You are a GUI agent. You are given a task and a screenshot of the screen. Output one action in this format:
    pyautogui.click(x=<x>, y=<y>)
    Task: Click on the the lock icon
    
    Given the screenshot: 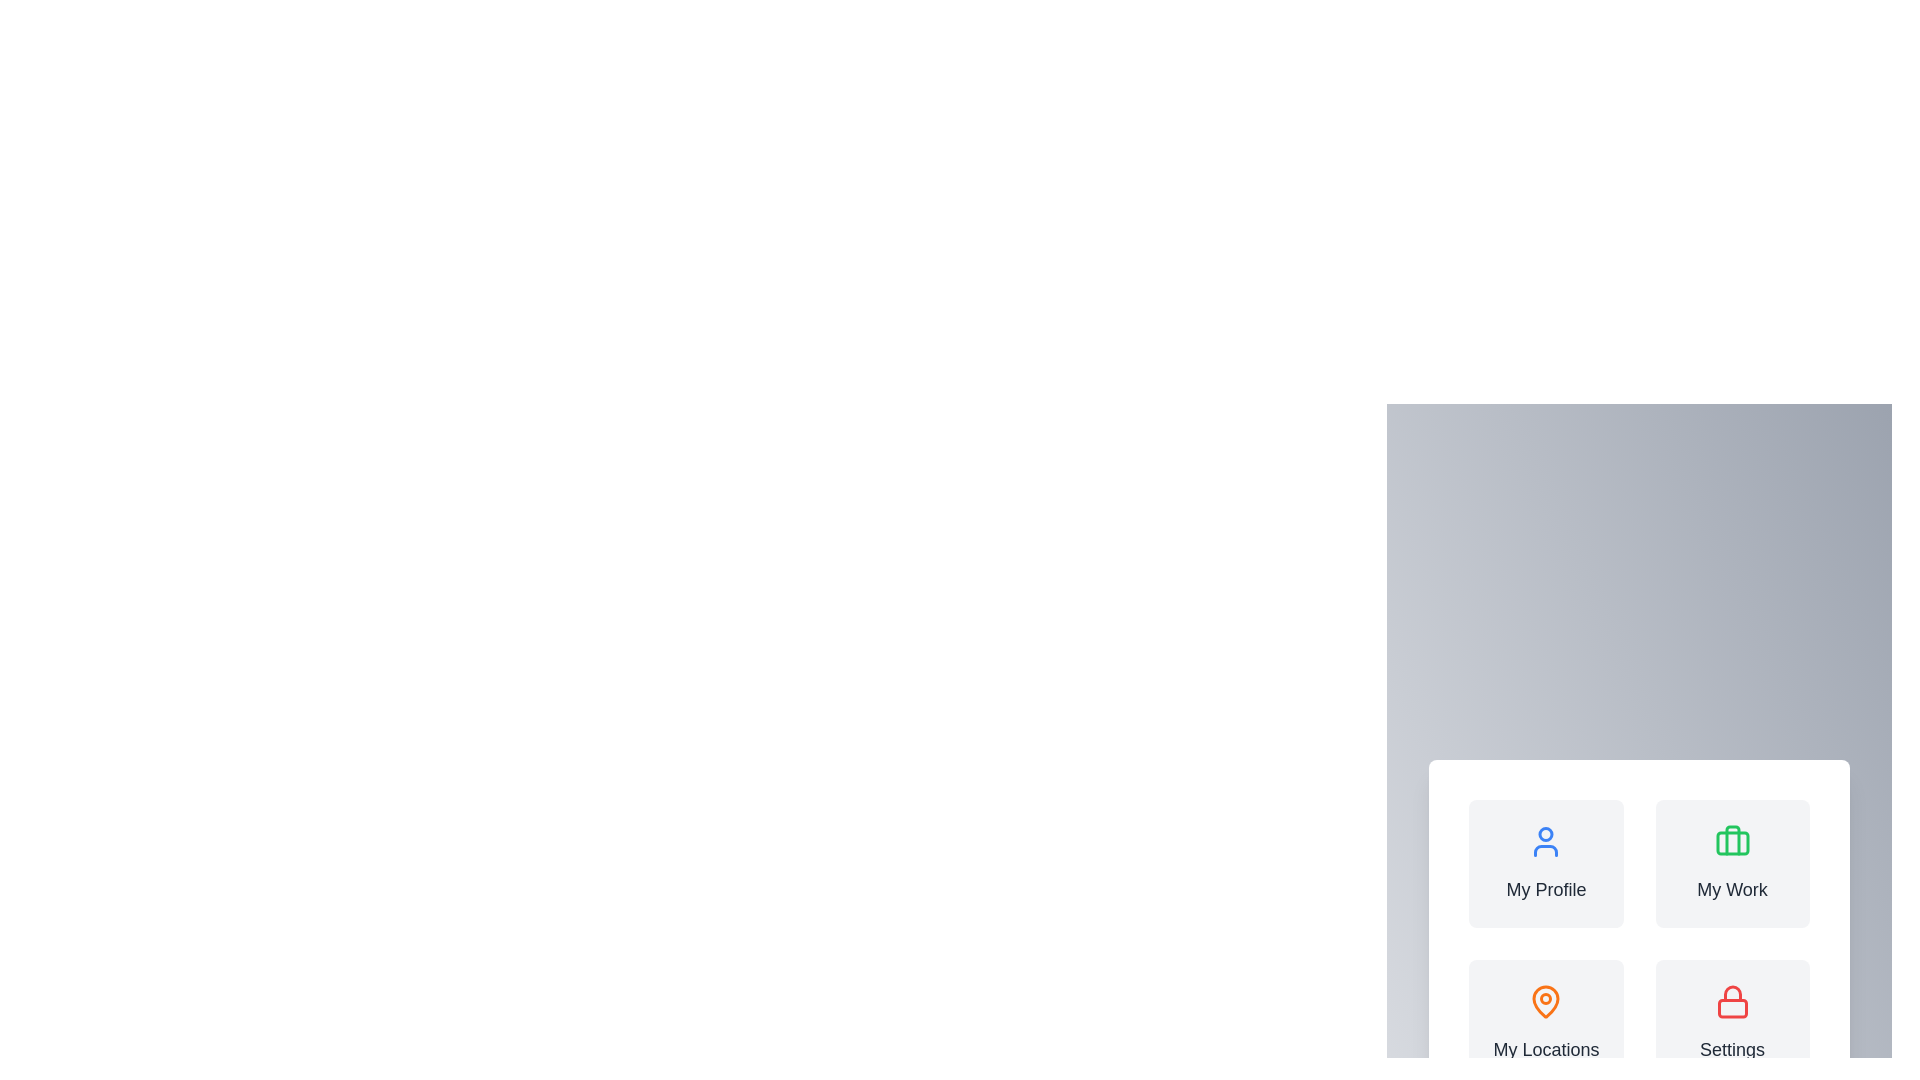 What is the action you would take?
    pyautogui.click(x=1731, y=1008)
    